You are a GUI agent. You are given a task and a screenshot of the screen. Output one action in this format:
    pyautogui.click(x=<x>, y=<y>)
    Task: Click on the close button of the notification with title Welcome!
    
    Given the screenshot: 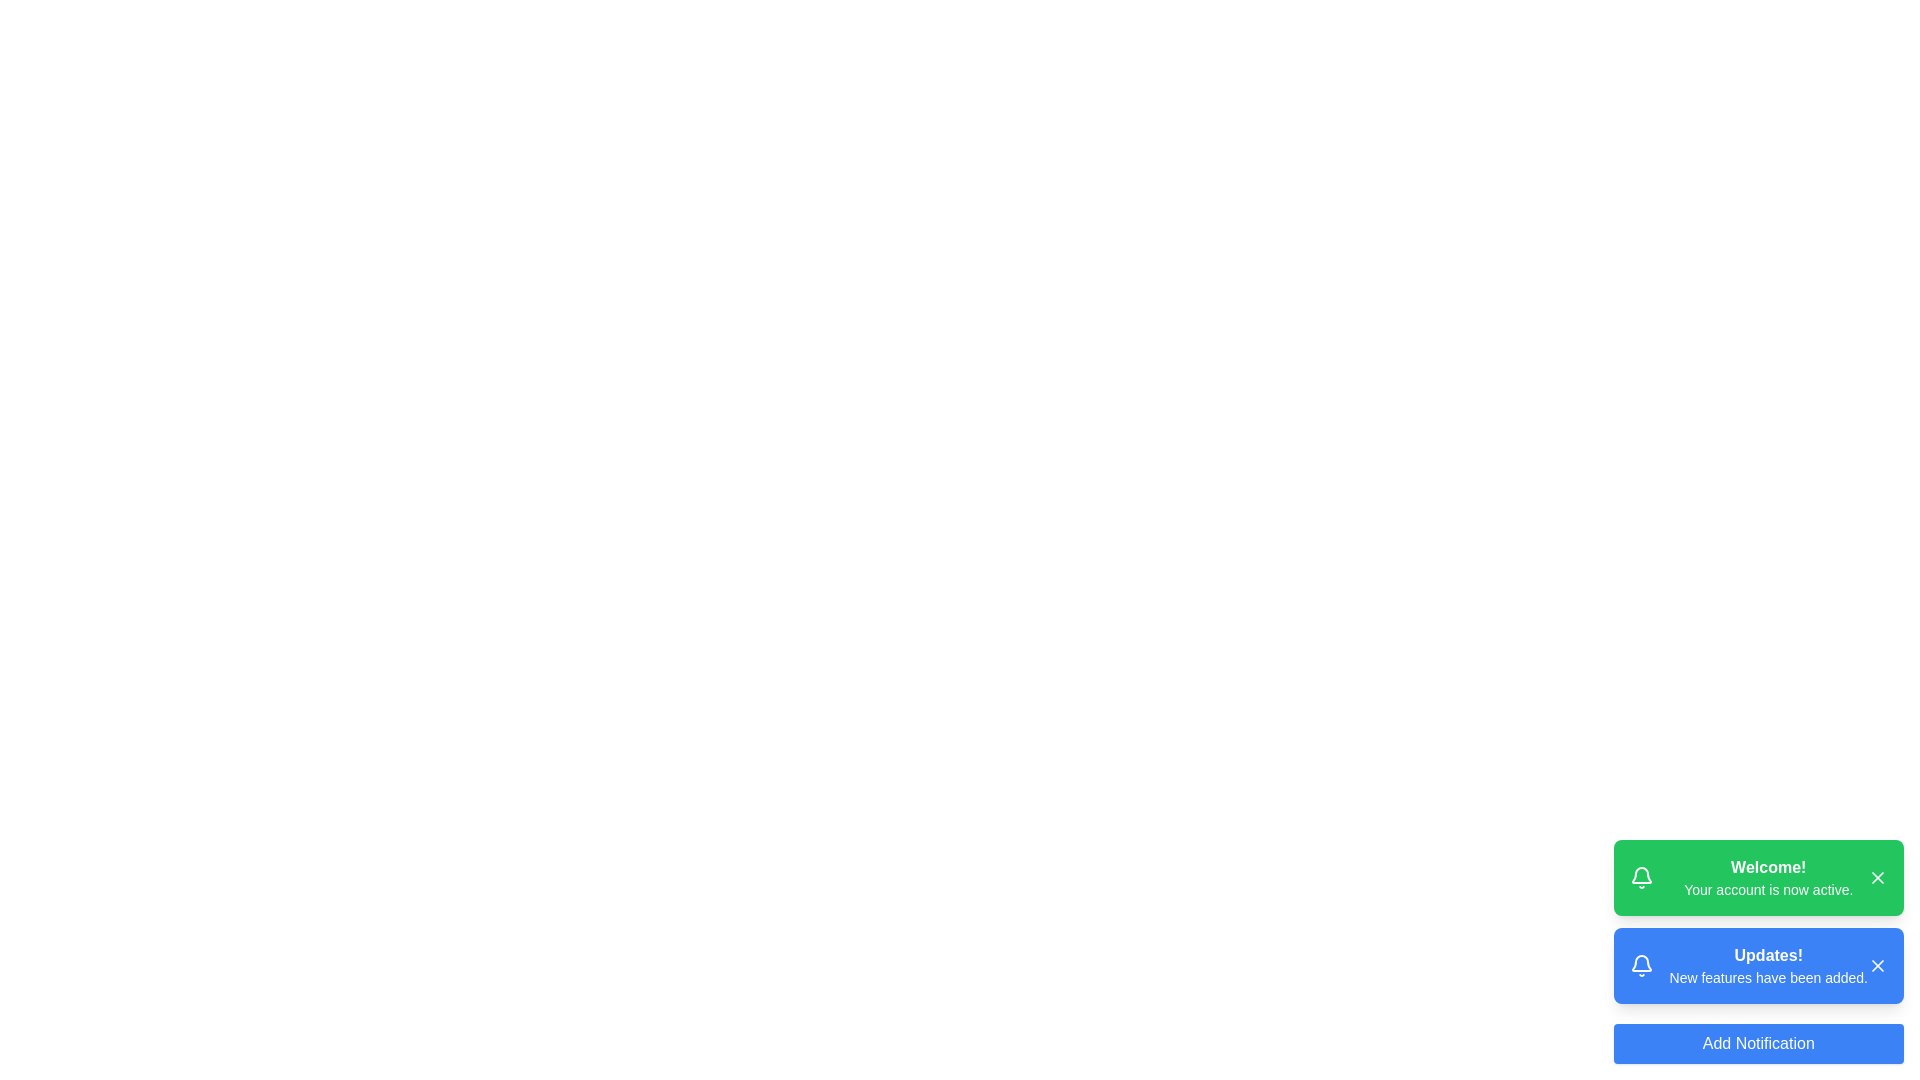 What is the action you would take?
    pyautogui.click(x=1876, y=877)
    